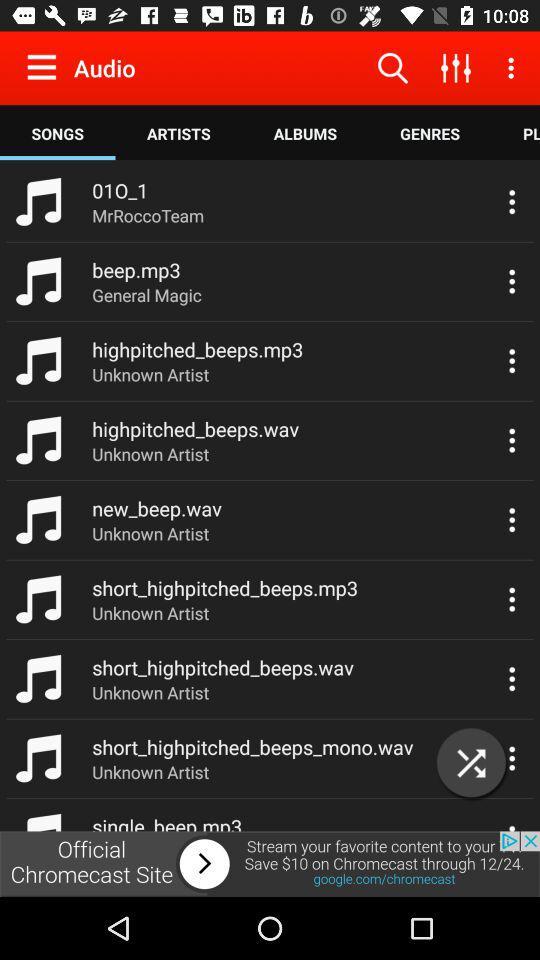 This screenshot has height=960, width=540. Describe the element at coordinates (46, 67) in the screenshot. I see `goes to main menu` at that location.